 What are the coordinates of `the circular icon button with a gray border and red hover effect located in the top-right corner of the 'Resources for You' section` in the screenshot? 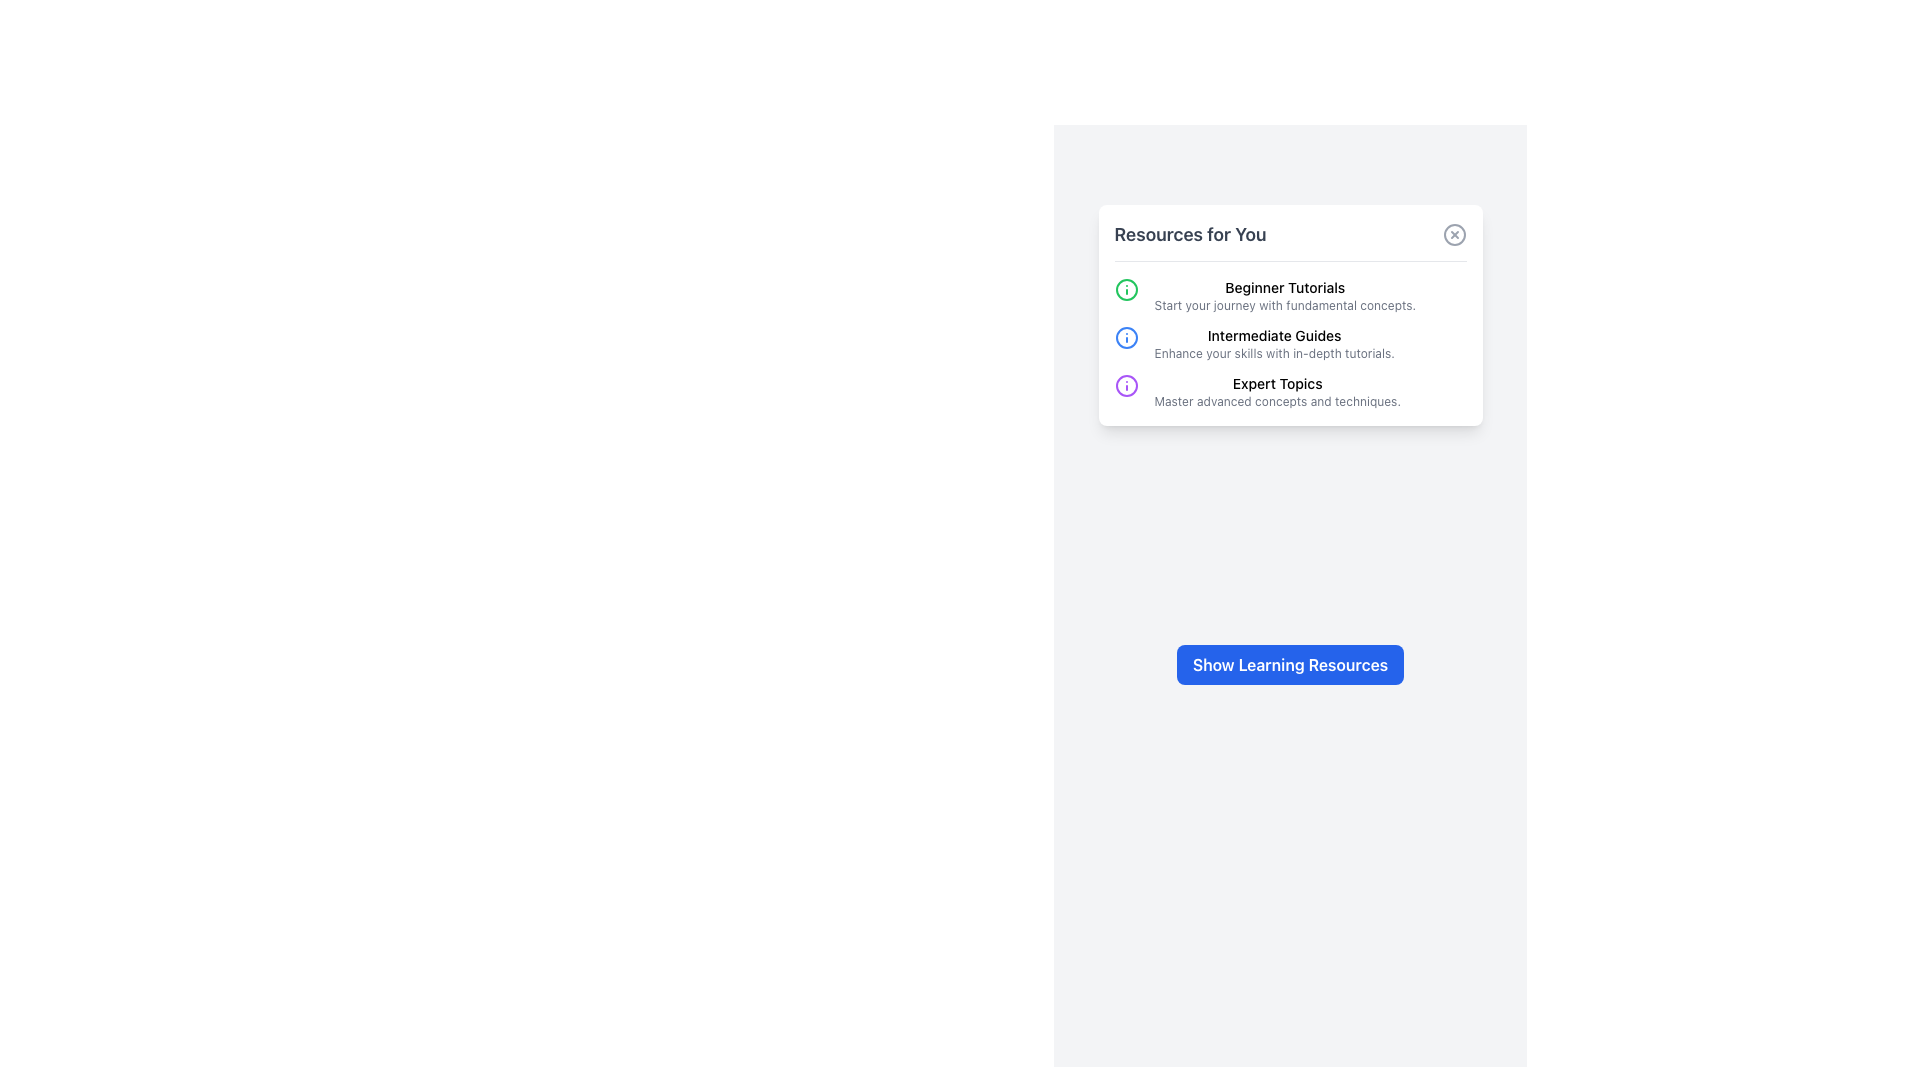 It's located at (1454, 234).